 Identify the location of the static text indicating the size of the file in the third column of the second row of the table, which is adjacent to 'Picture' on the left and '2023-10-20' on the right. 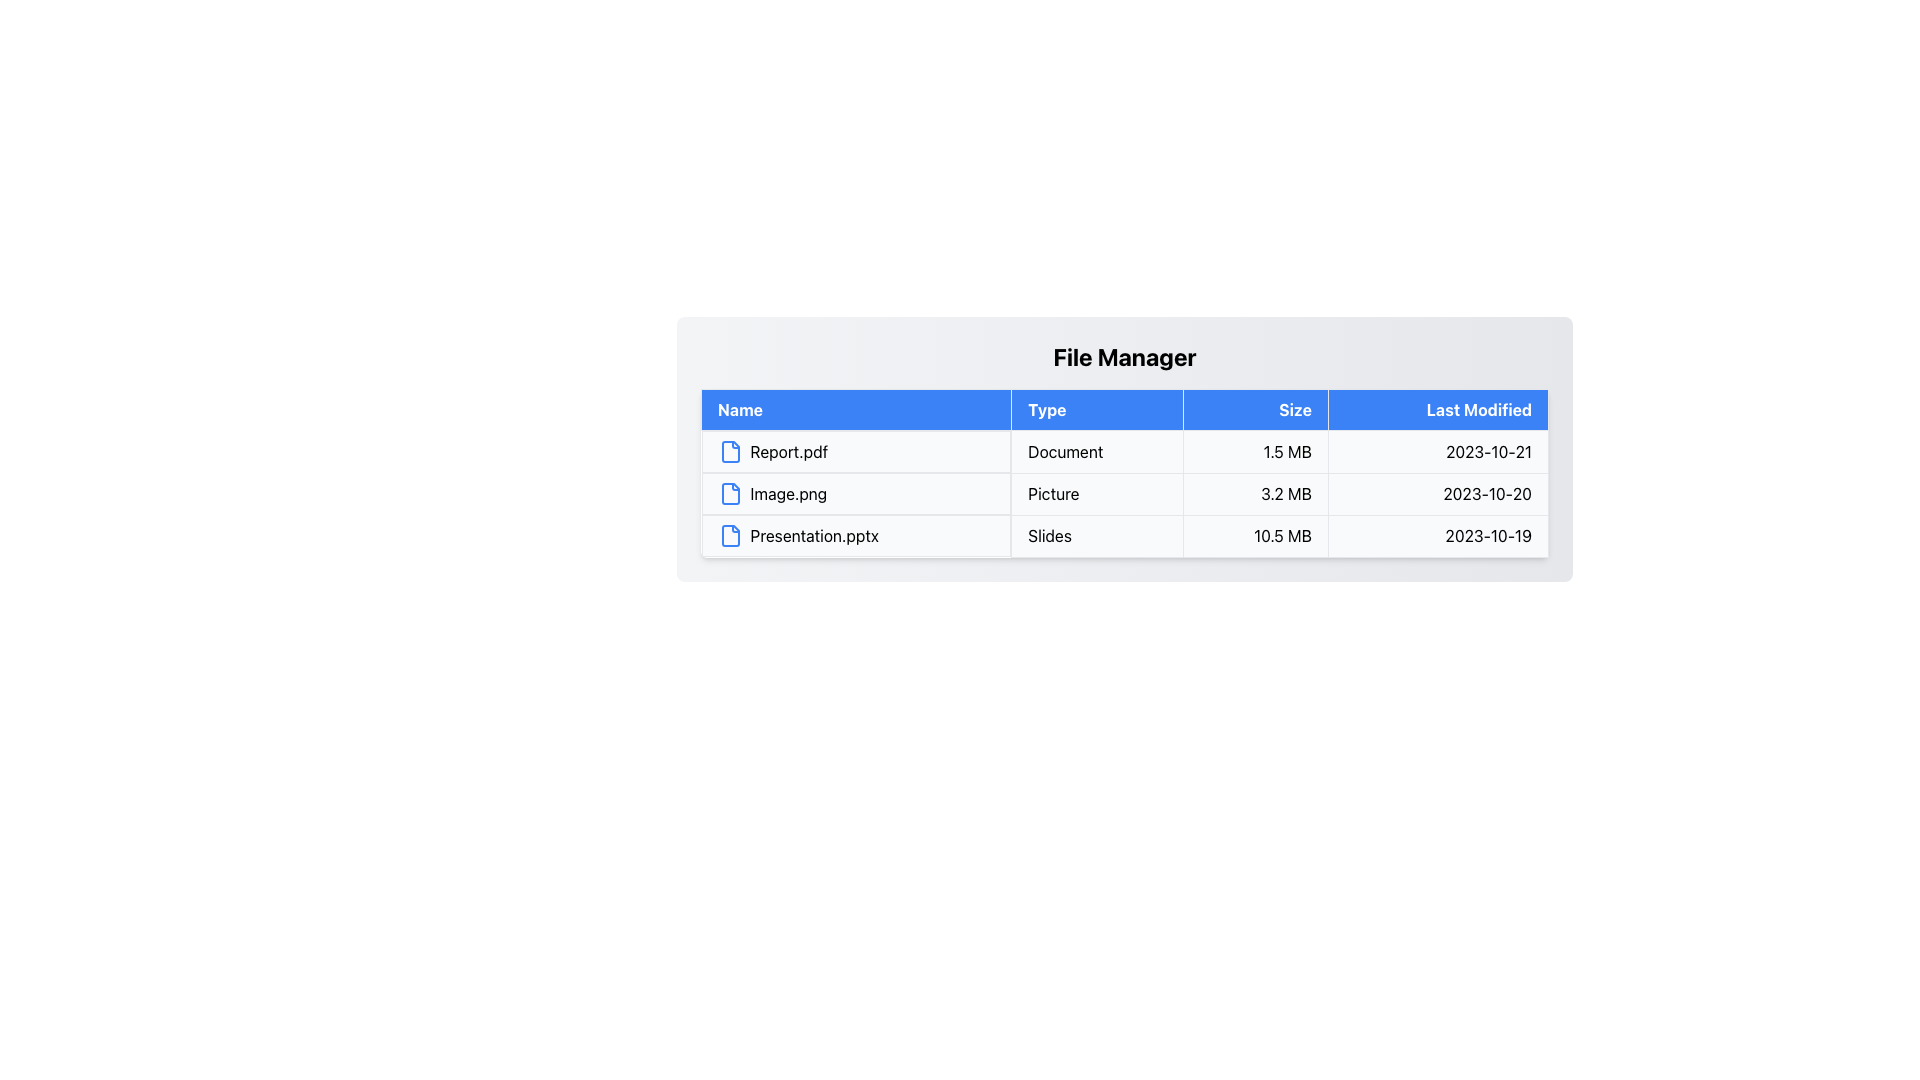
(1255, 493).